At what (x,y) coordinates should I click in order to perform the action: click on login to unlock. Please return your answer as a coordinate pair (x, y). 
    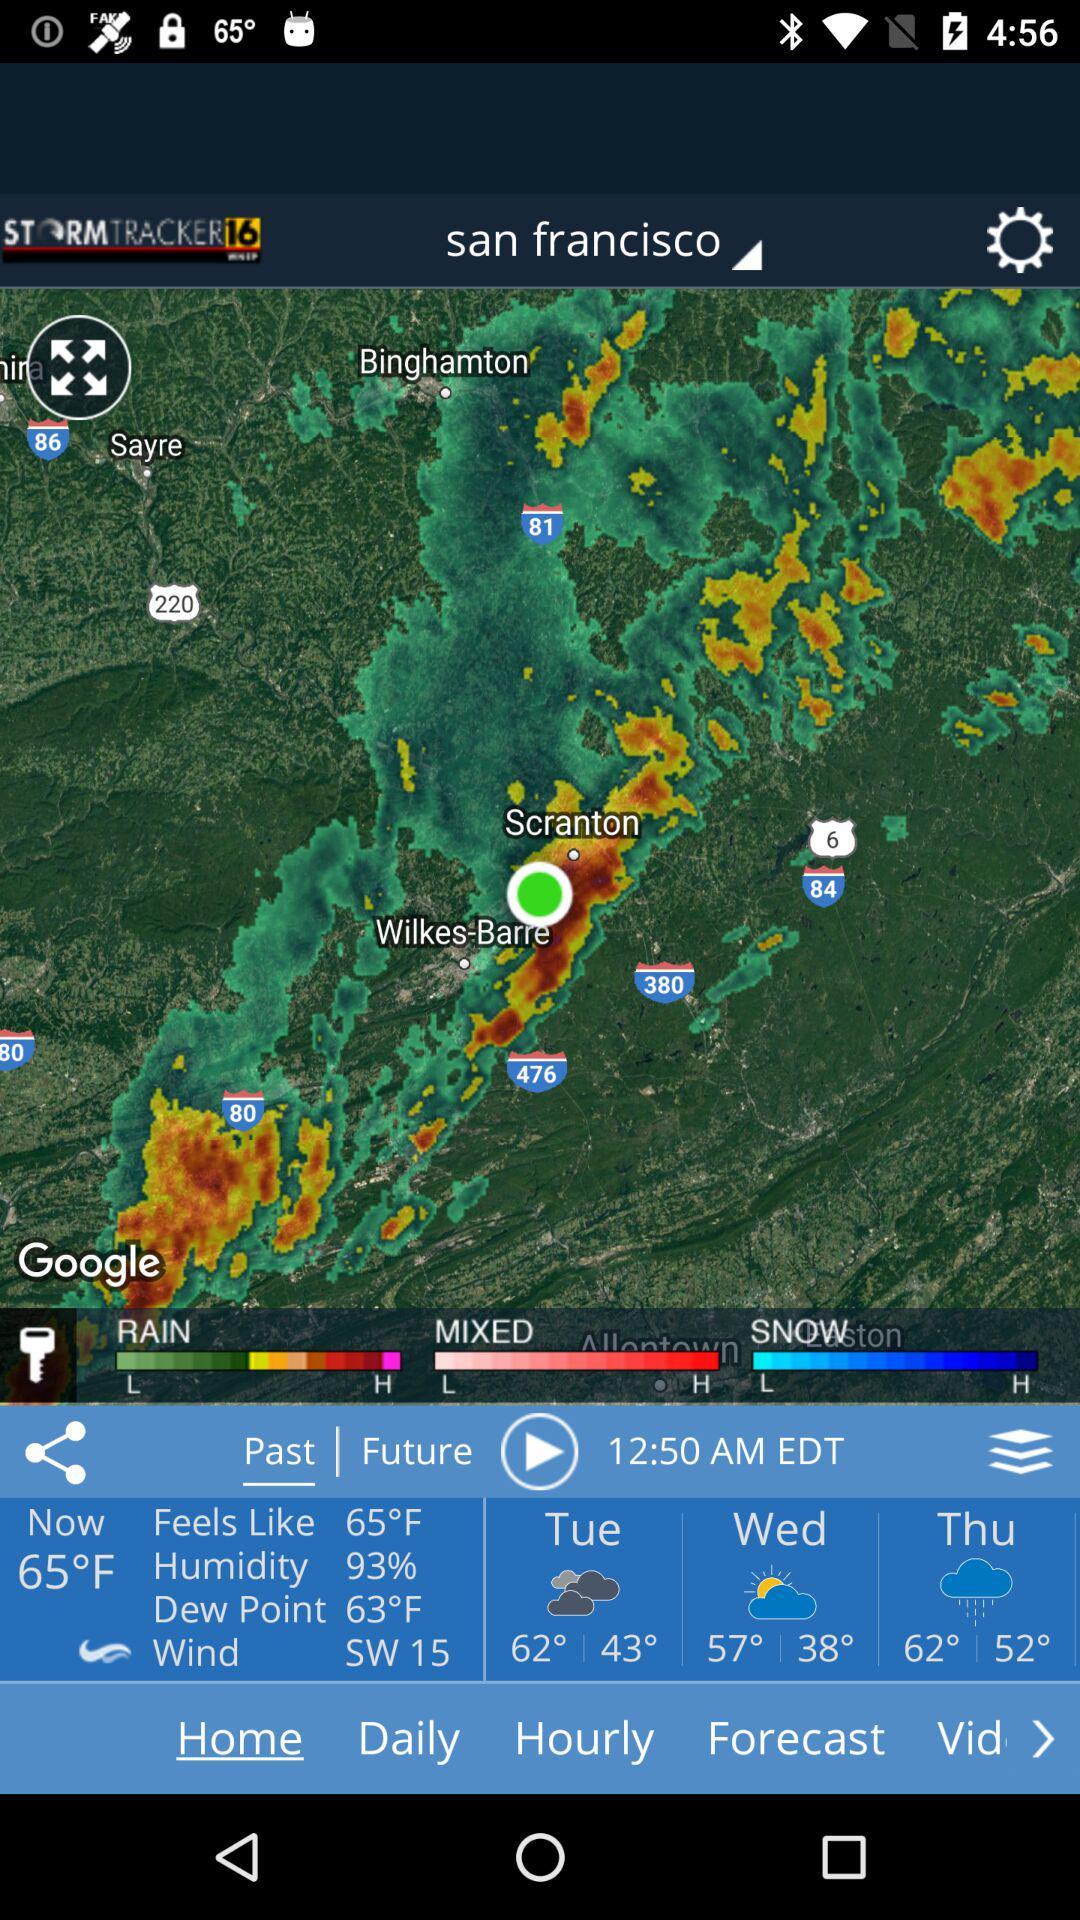
    Looking at the image, I should click on (38, 1355).